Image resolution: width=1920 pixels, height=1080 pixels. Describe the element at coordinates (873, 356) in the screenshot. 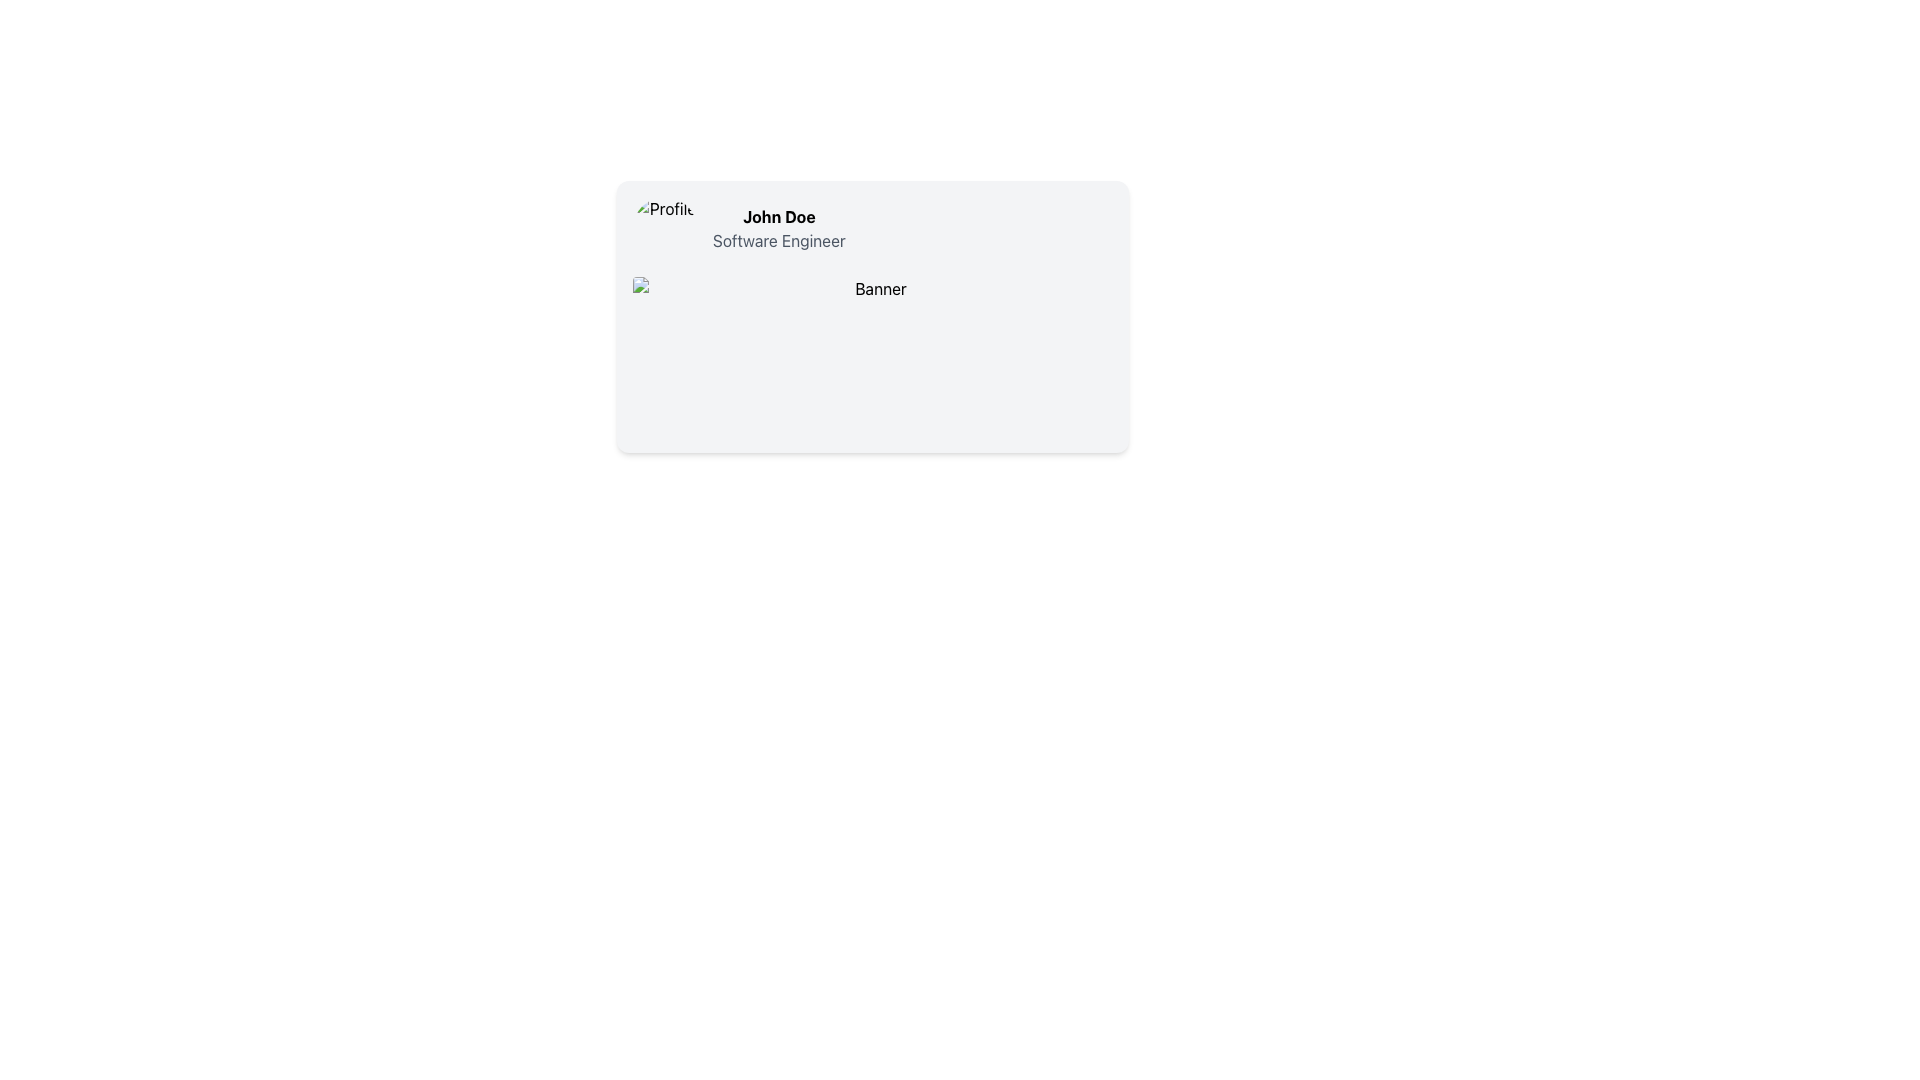

I see `the large placeholder banner image element displaying 'Banner' at its center to view options` at that location.